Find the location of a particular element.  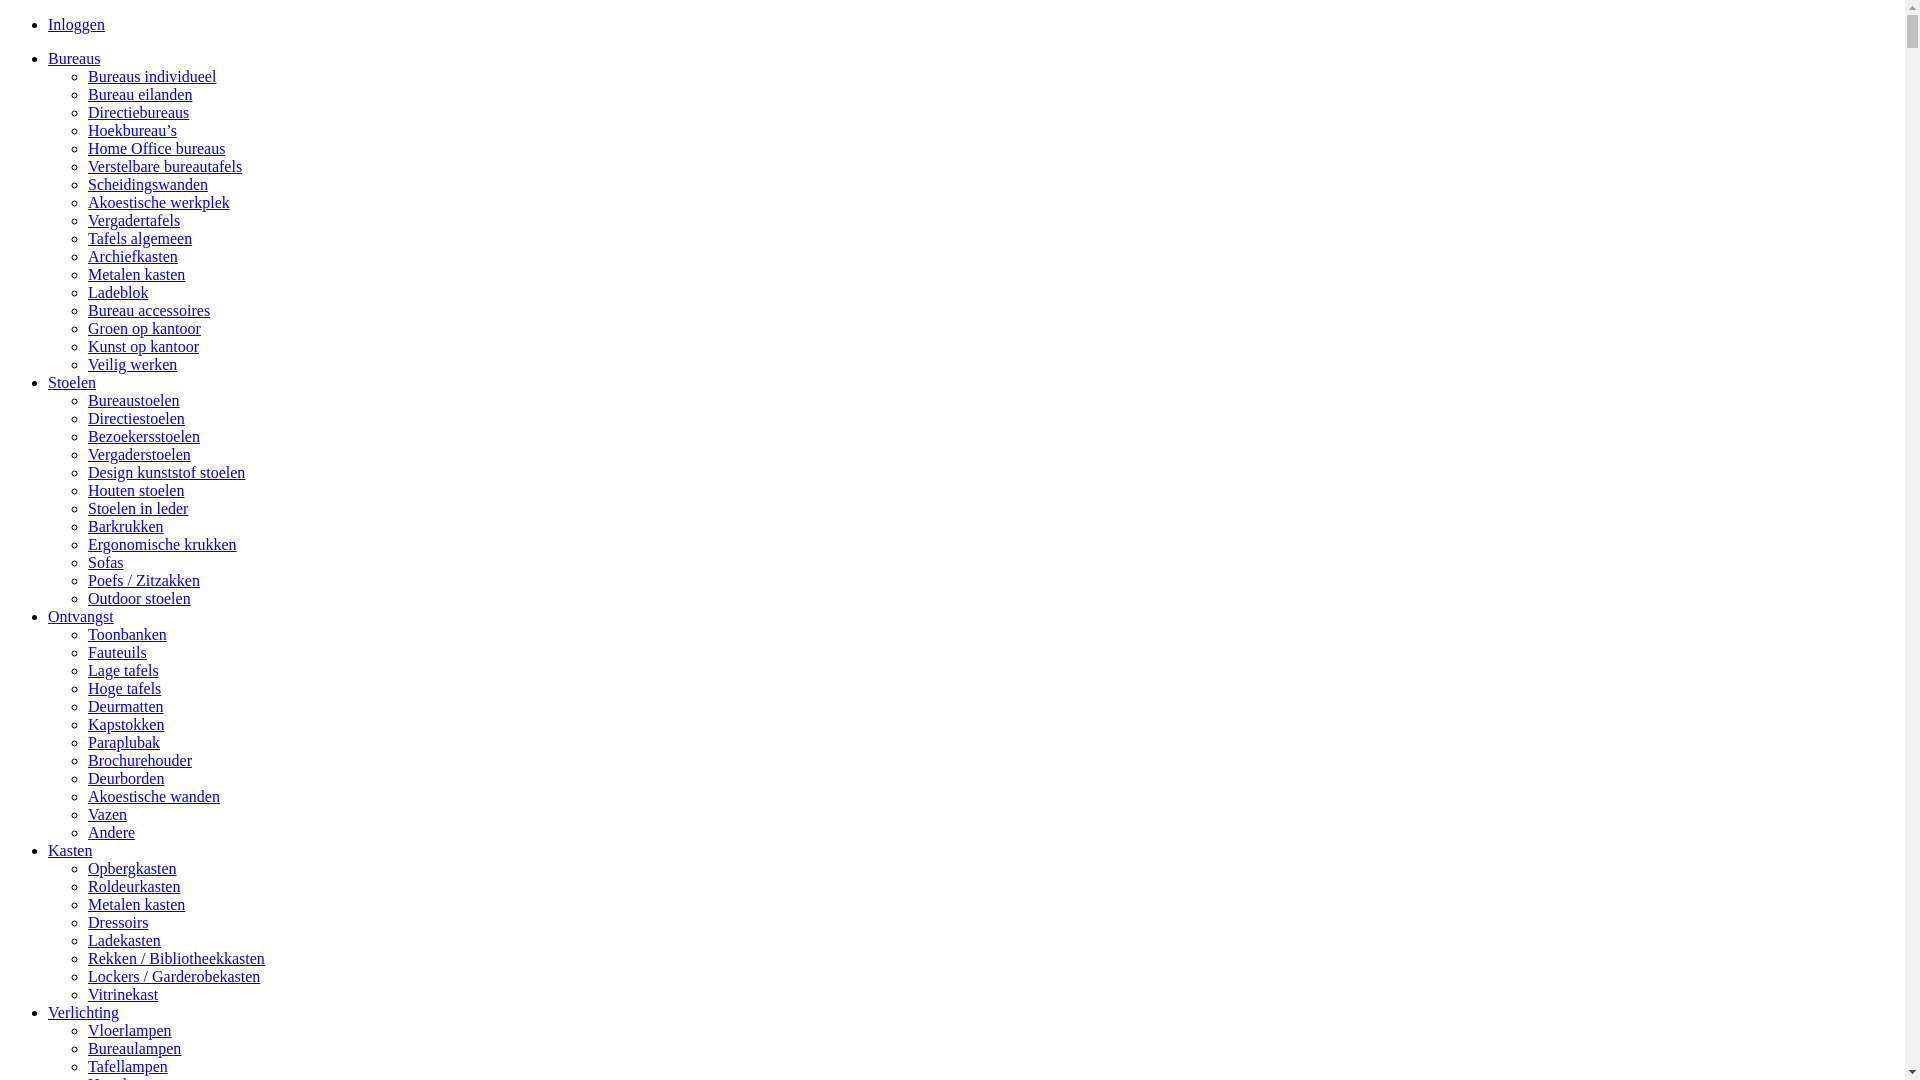

'Paraplubak' is located at coordinates (123, 742).